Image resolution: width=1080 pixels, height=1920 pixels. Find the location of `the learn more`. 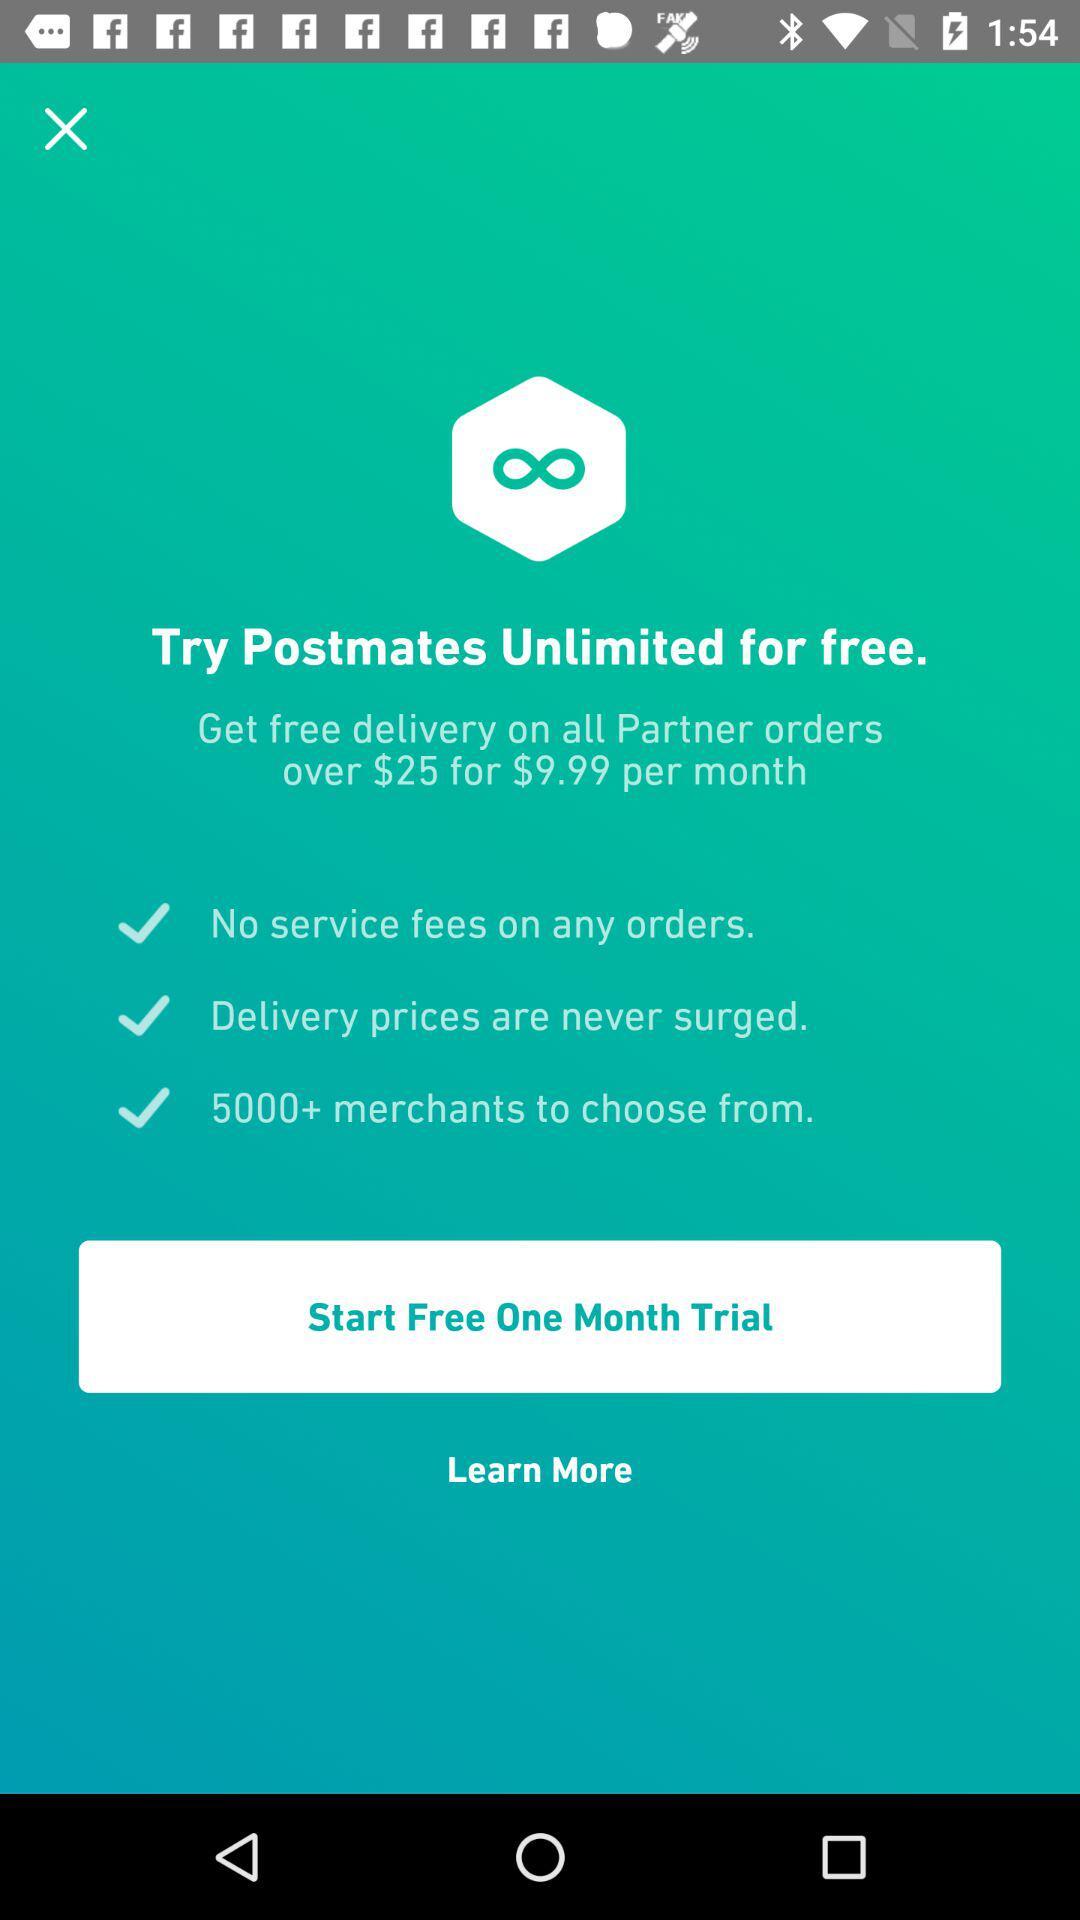

the learn more is located at coordinates (540, 1469).